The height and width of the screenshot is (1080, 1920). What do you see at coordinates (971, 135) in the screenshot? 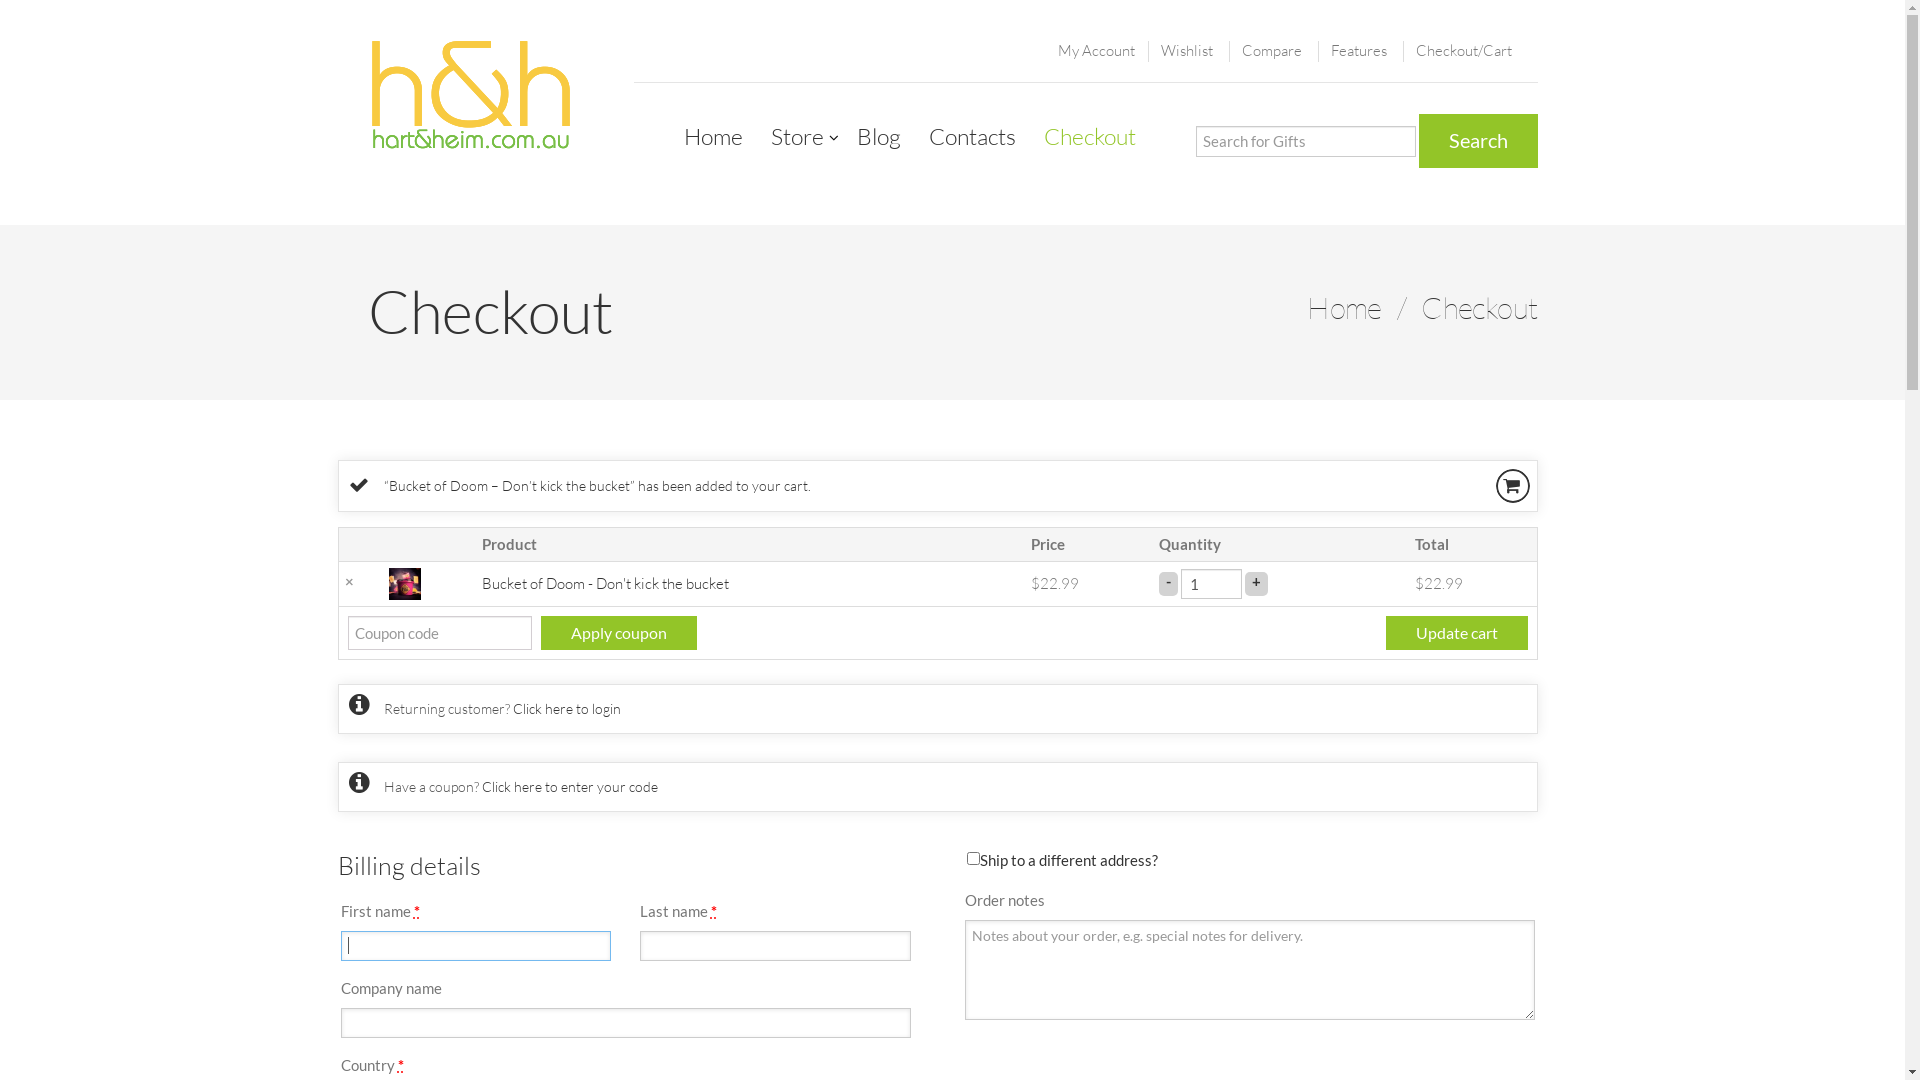
I see `'Contacts'` at bounding box center [971, 135].